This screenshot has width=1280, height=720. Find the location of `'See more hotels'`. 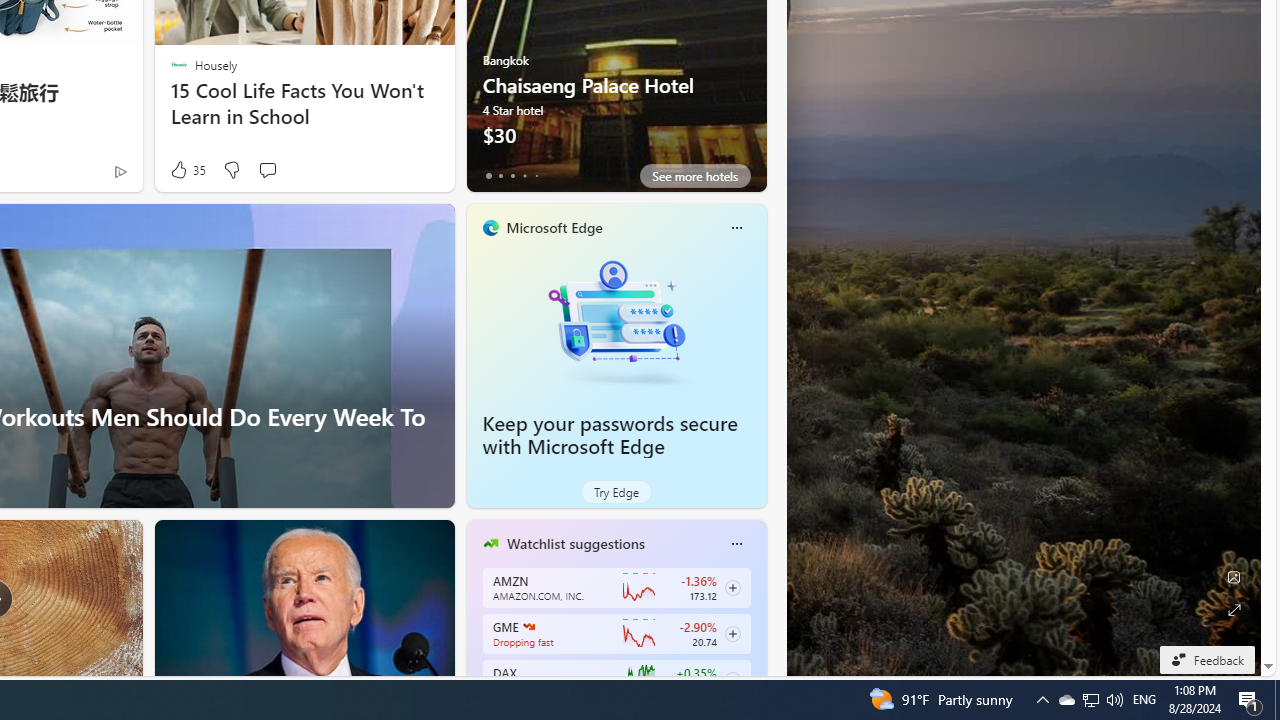

'See more hotels' is located at coordinates (695, 175).